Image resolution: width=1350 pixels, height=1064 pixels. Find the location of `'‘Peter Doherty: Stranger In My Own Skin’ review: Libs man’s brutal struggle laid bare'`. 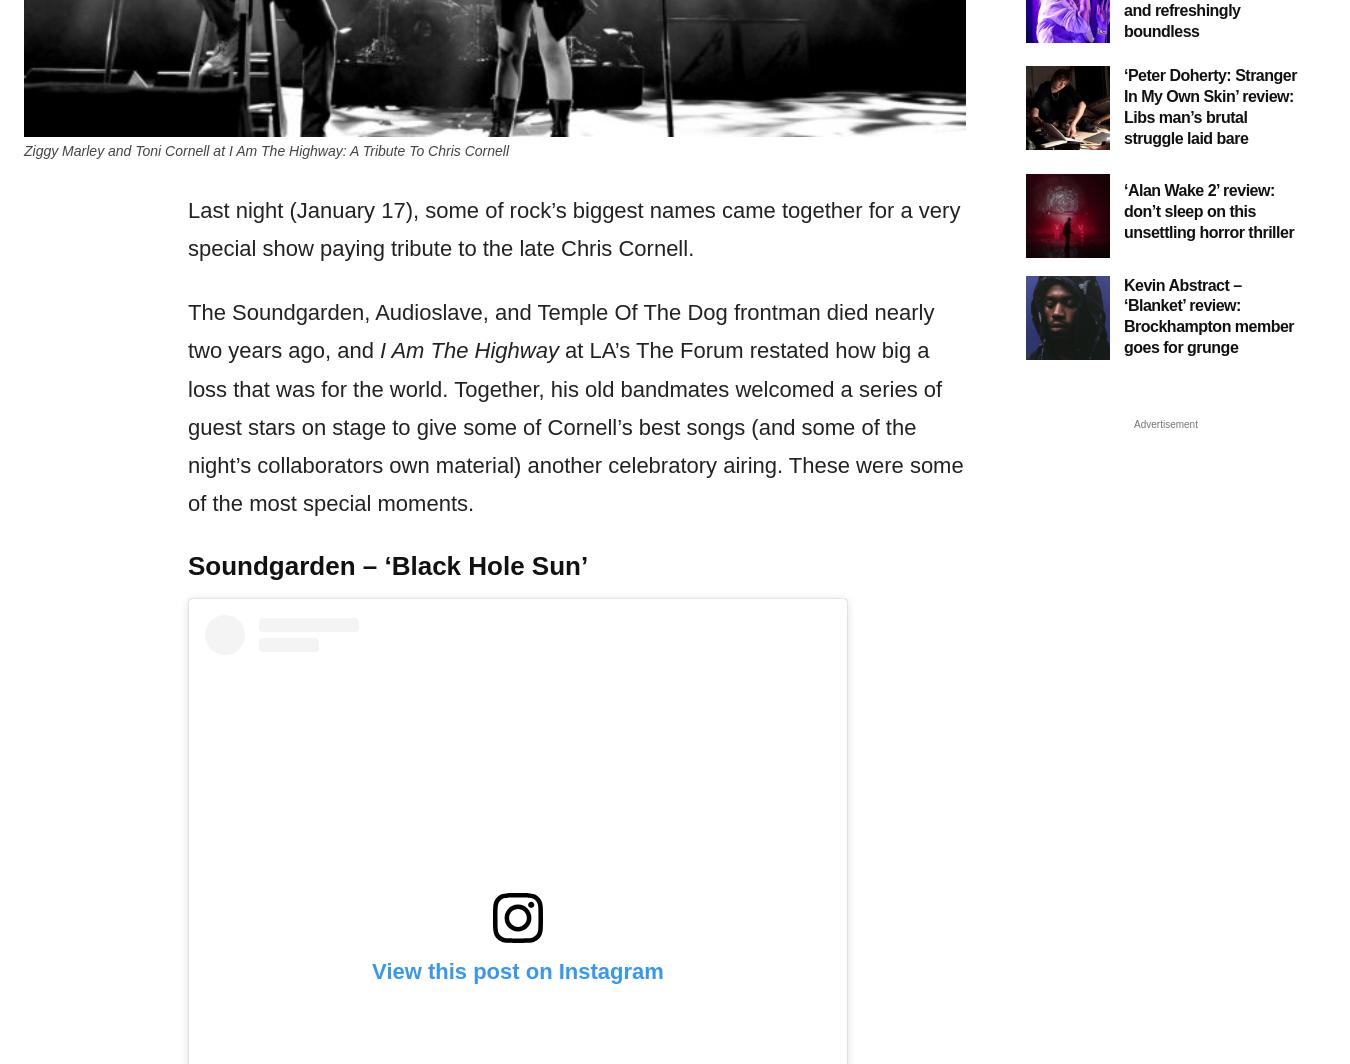

'‘Peter Doherty: Stranger In My Own Skin’ review: Libs man’s brutal struggle laid bare' is located at coordinates (1209, 106).